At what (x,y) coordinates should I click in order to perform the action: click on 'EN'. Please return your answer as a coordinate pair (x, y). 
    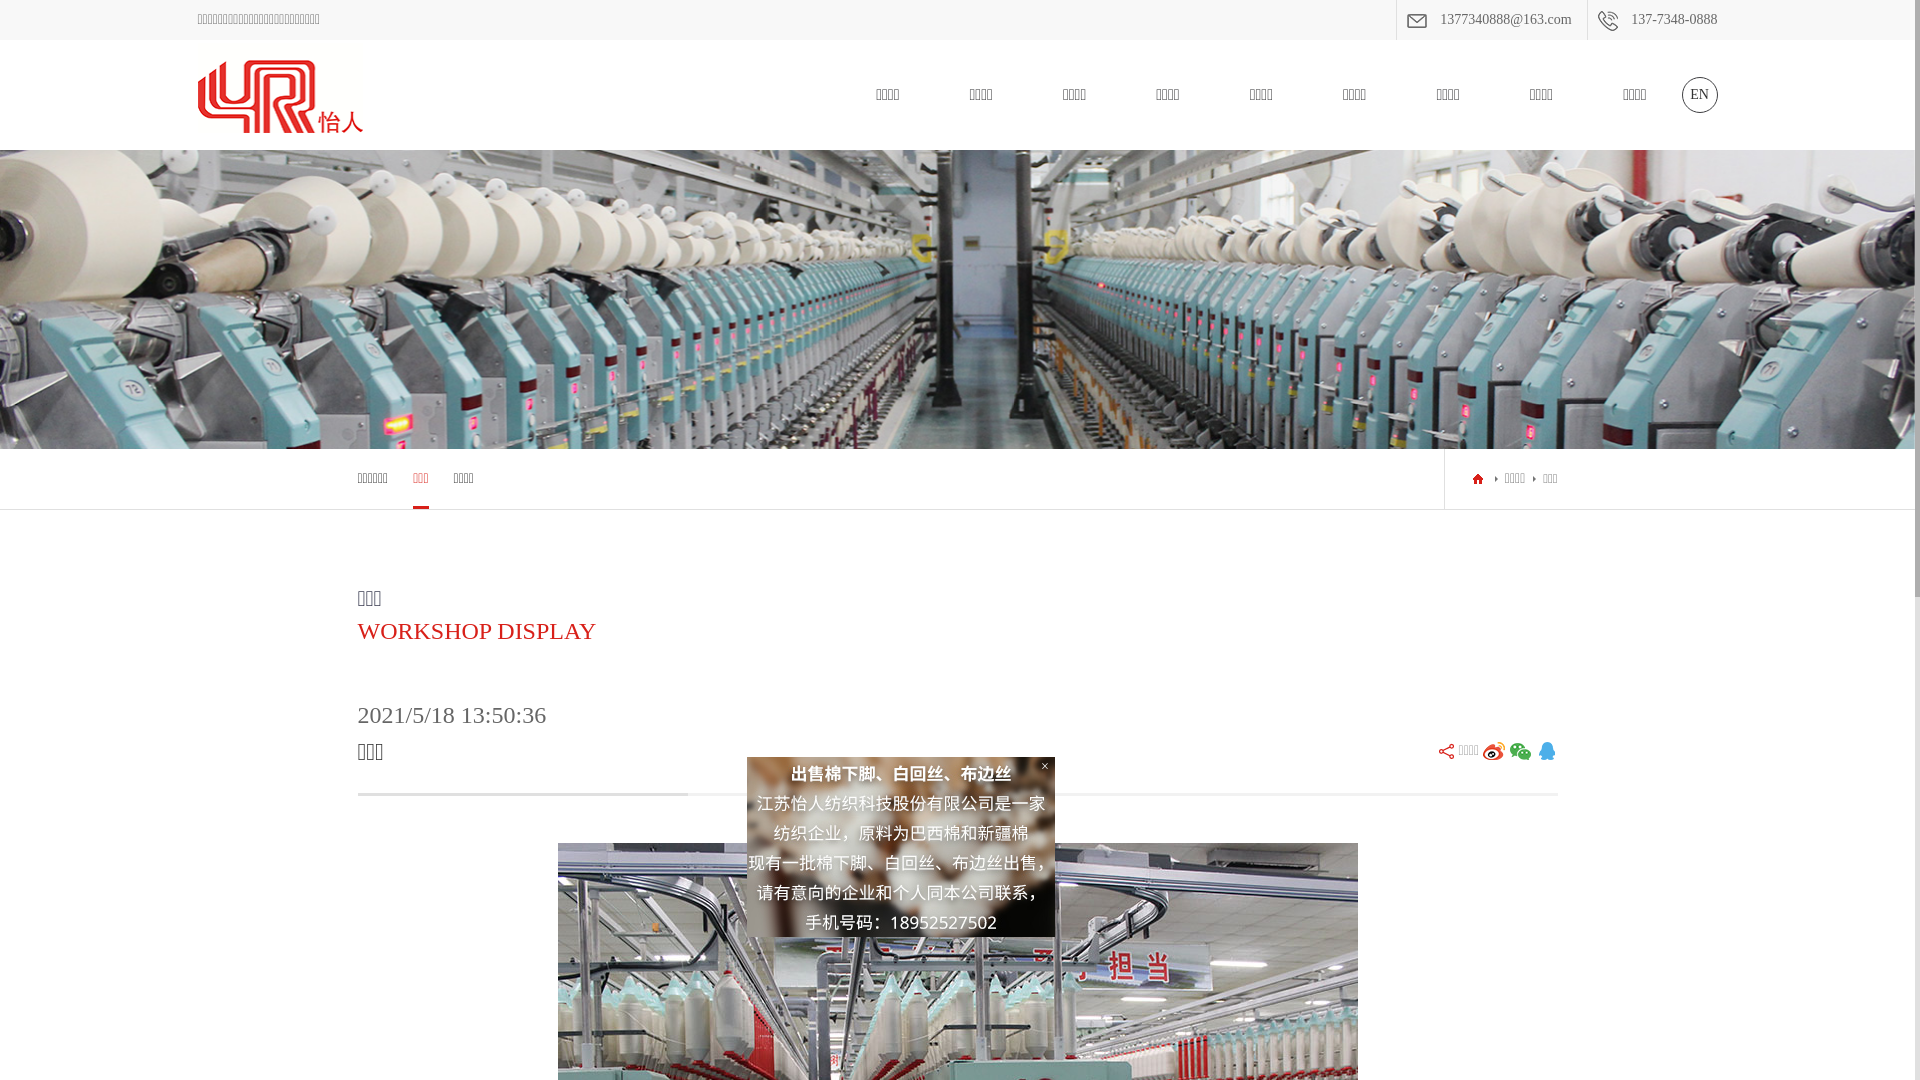
    Looking at the image, I should click on (1698, 95).